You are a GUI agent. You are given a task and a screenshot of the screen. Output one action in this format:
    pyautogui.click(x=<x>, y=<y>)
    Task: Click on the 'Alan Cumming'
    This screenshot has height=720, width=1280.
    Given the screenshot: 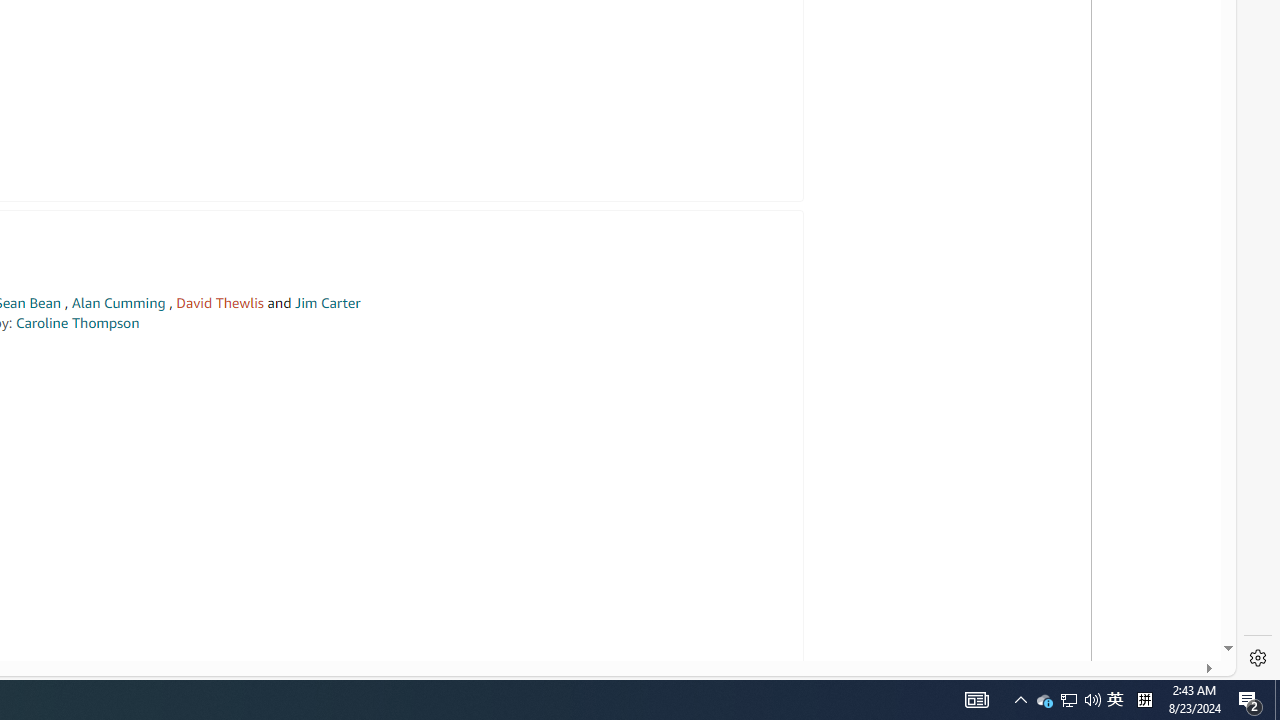 What is the action you would take?
    pyautogui.click(x=117, y=303)
    